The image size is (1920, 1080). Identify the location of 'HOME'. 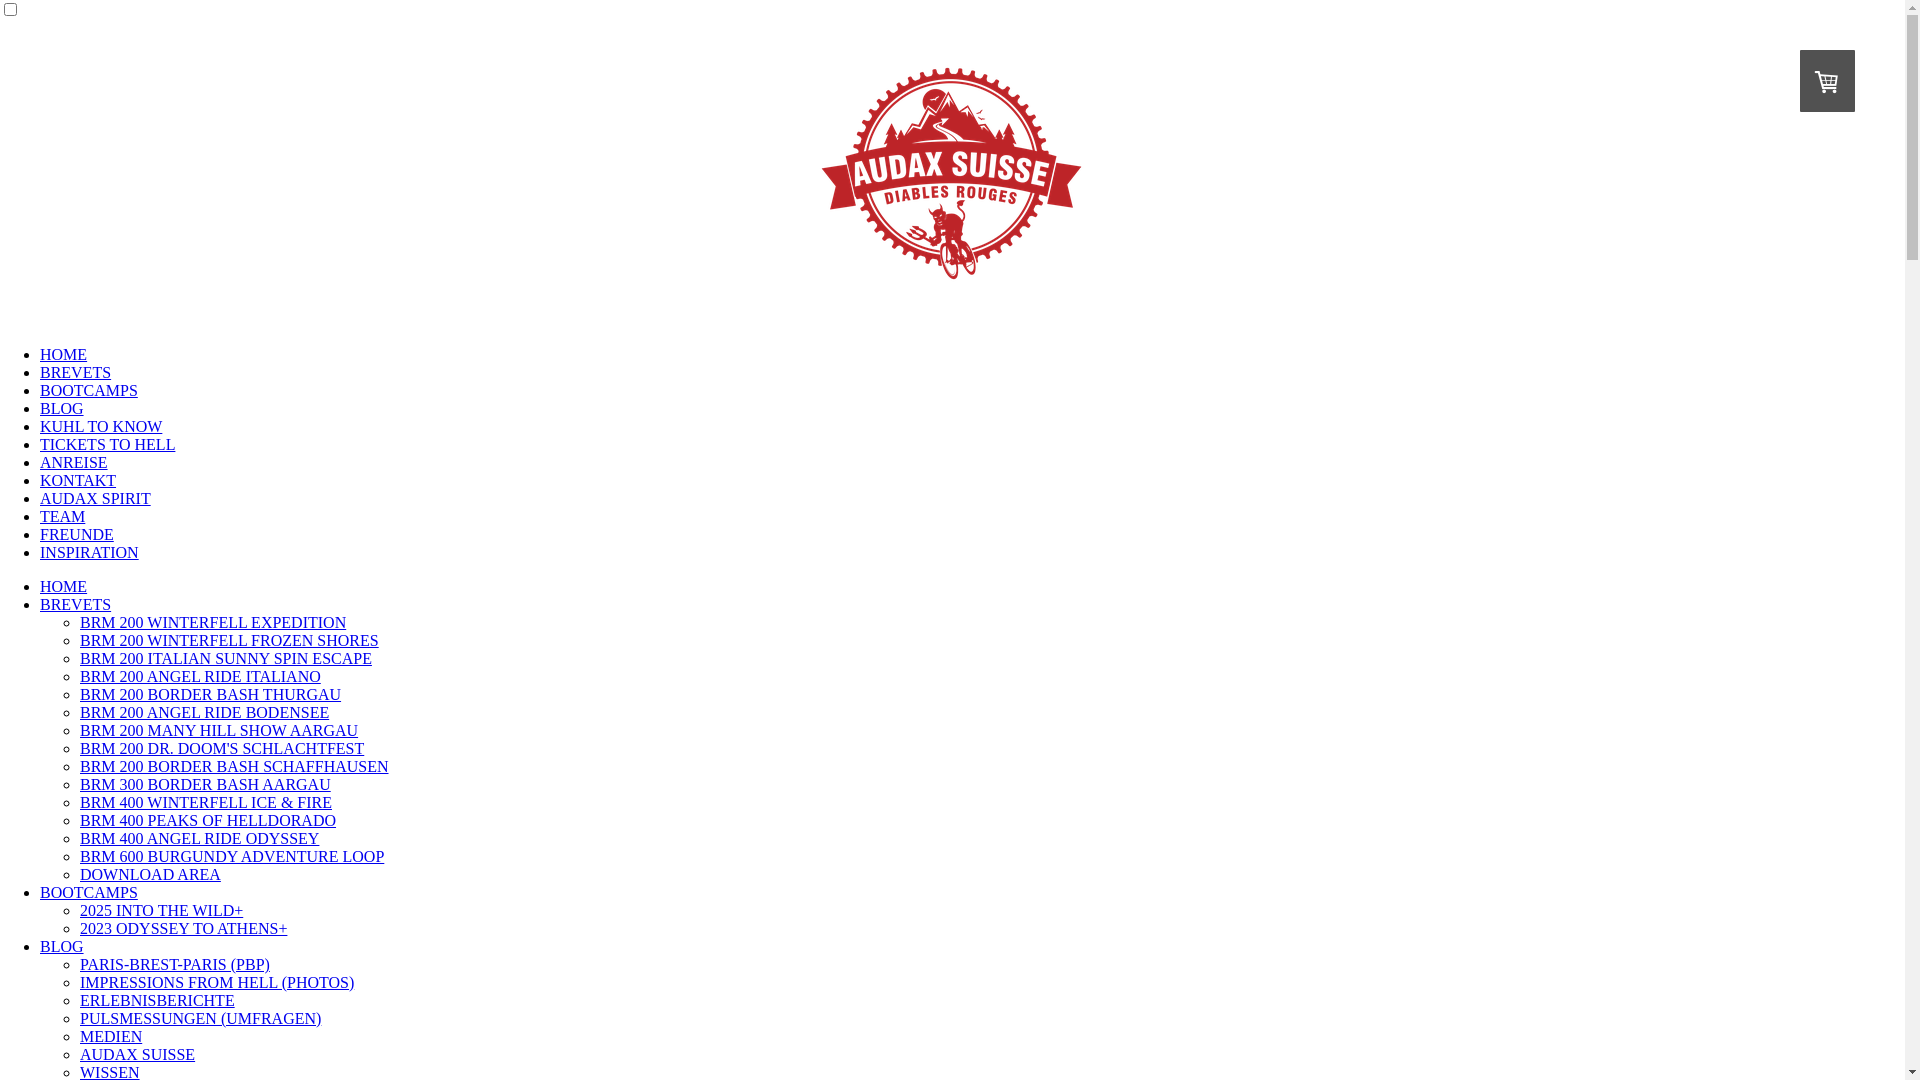
(63, 353).